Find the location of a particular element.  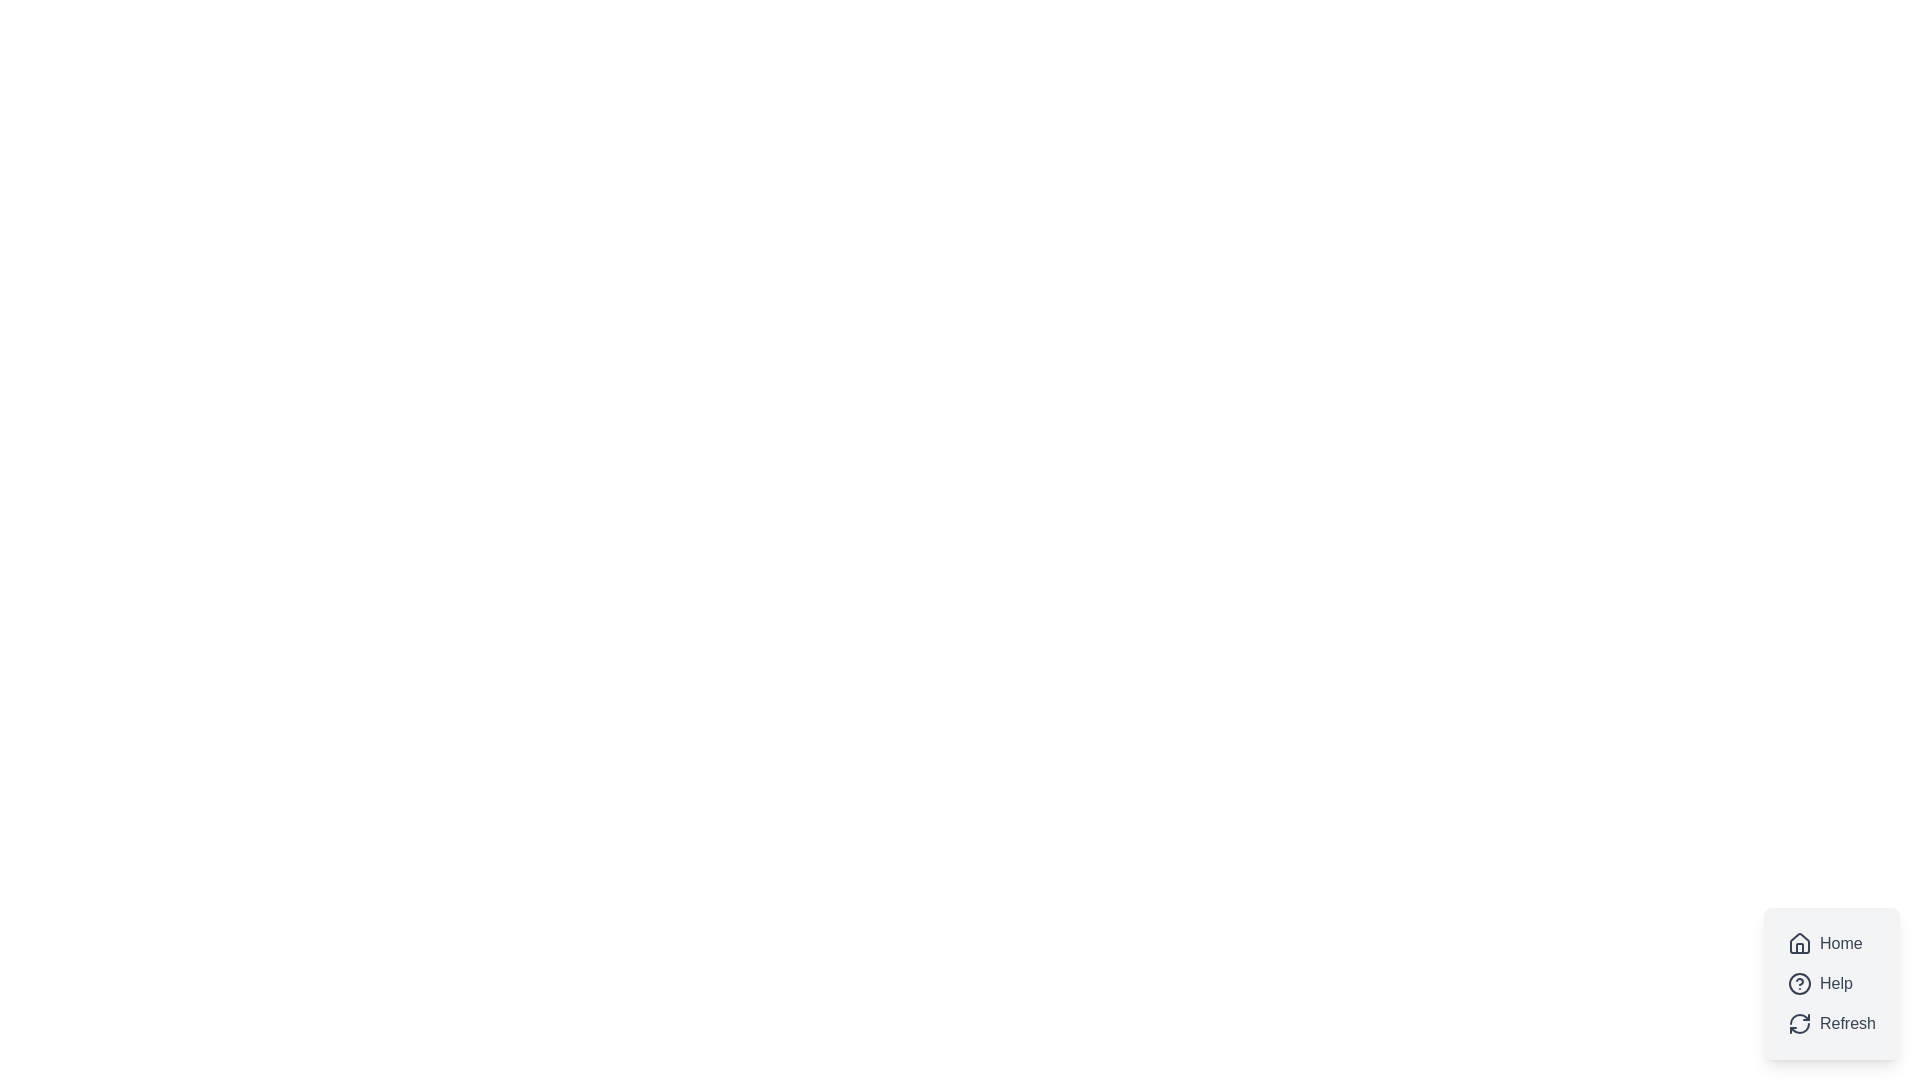

the upper-left arc of the circular arrow in the Refresh button, which is styled with a gray color and is located at the bottom-right corner of the interface is located at coordinates (1800, 1019).